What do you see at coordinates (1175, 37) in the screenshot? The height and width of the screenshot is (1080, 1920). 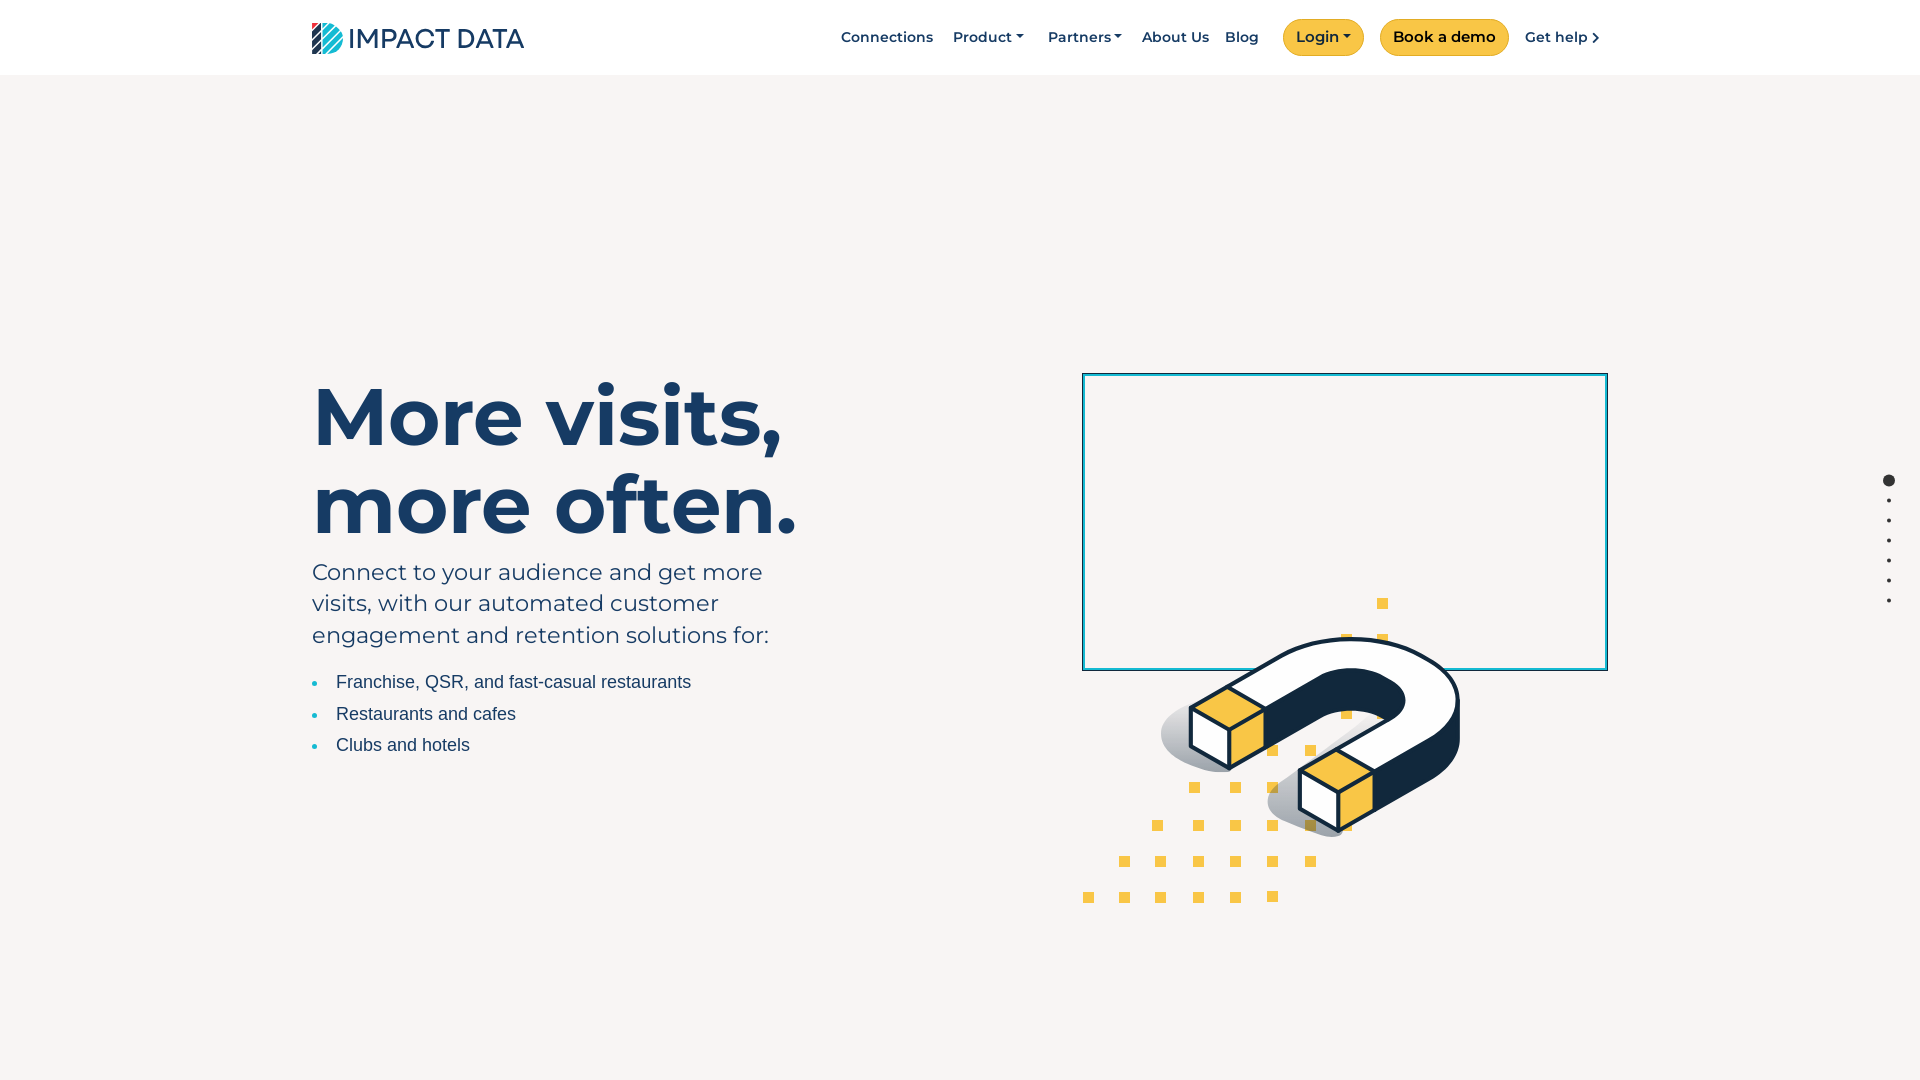 I see `'About Us'` at bounding box center [1175, 37].